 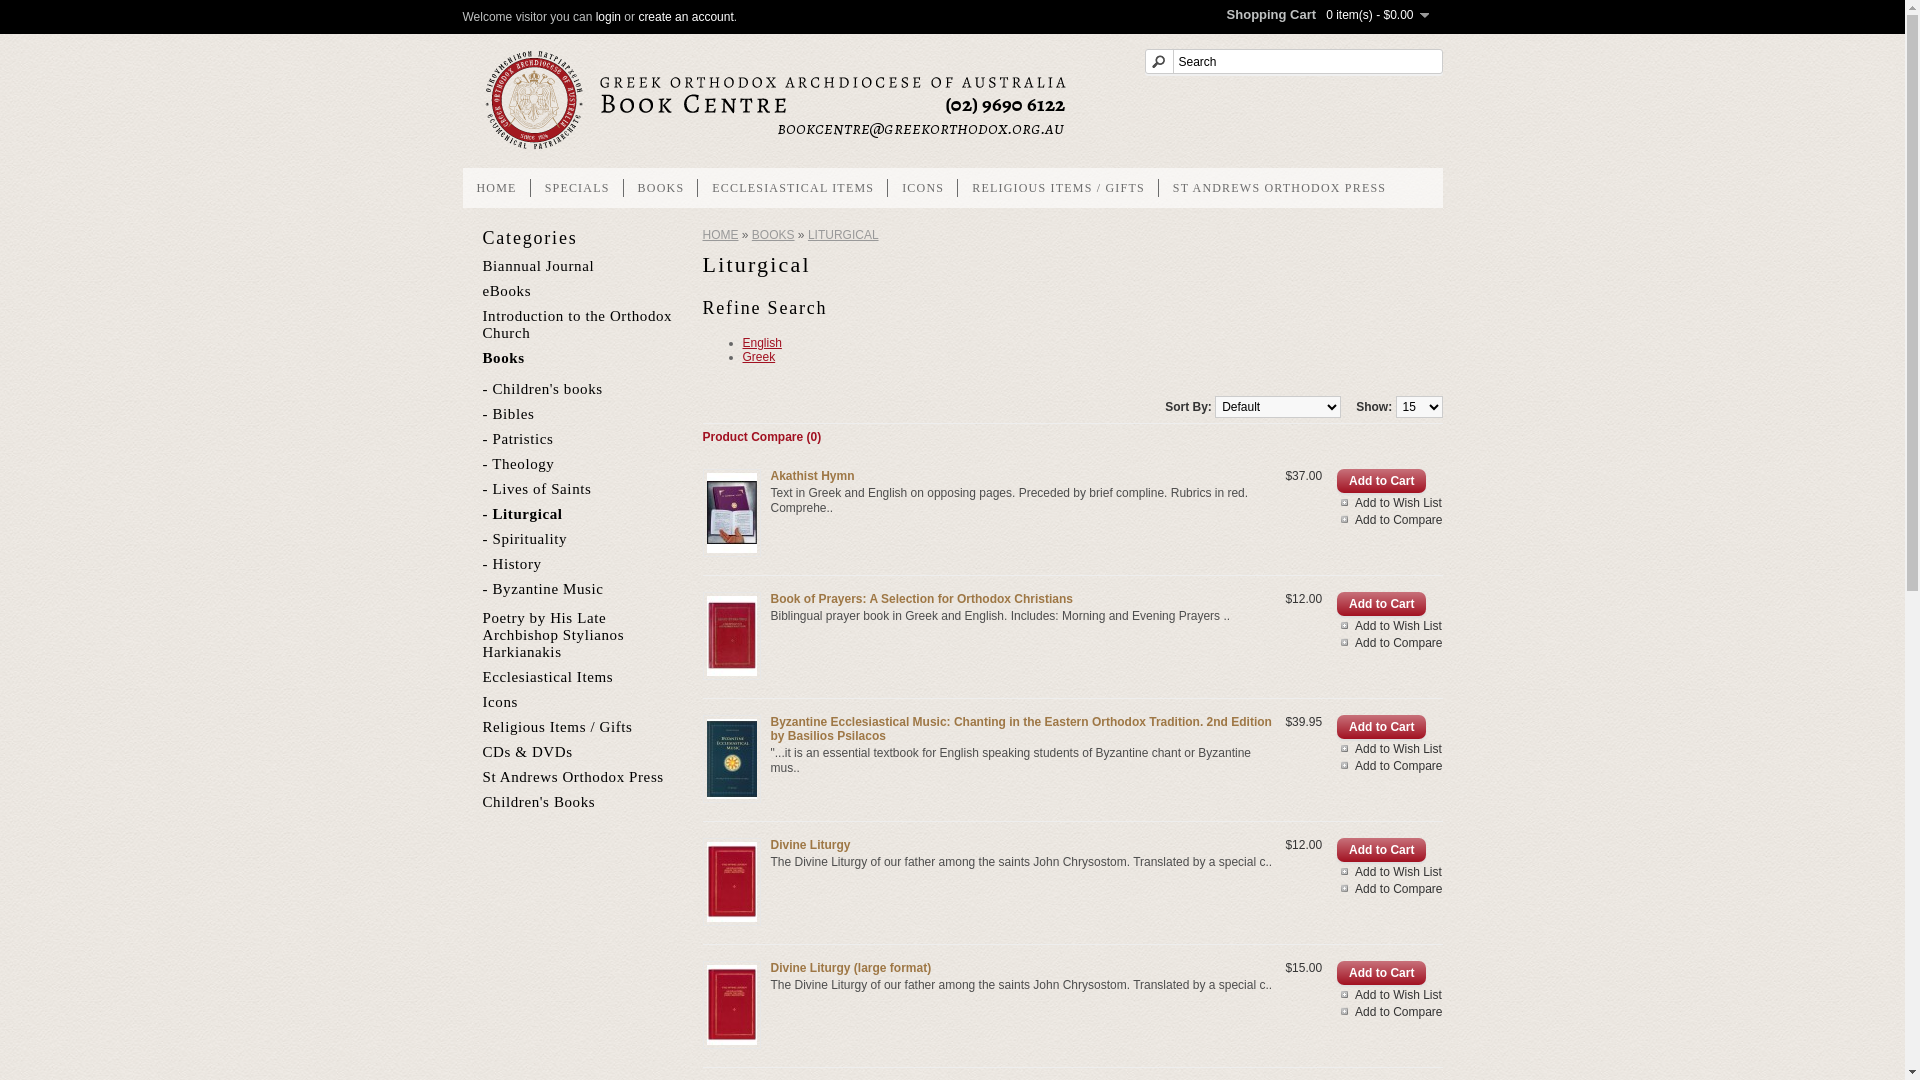 I want to click on '- Liturgical', so click(x=580, y=513).